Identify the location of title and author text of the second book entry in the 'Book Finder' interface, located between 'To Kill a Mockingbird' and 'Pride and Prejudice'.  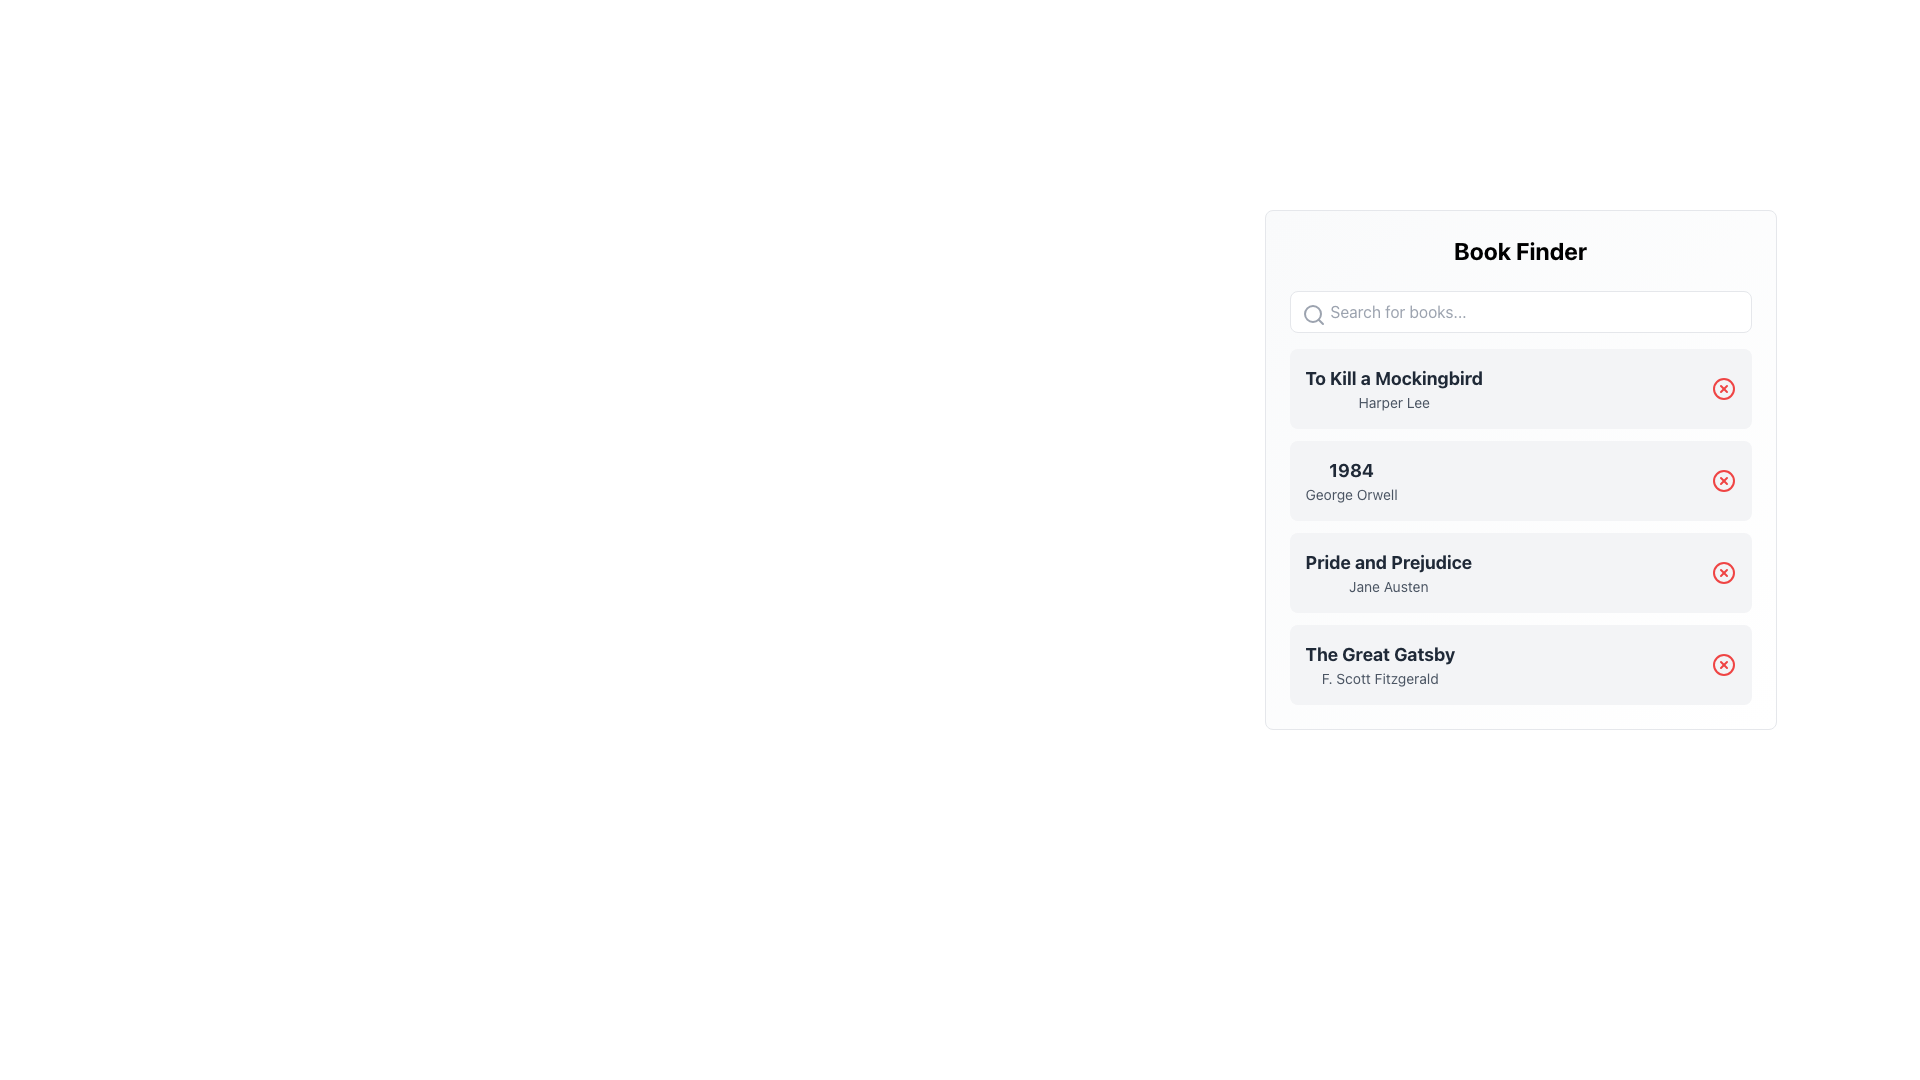
(1351, 481).